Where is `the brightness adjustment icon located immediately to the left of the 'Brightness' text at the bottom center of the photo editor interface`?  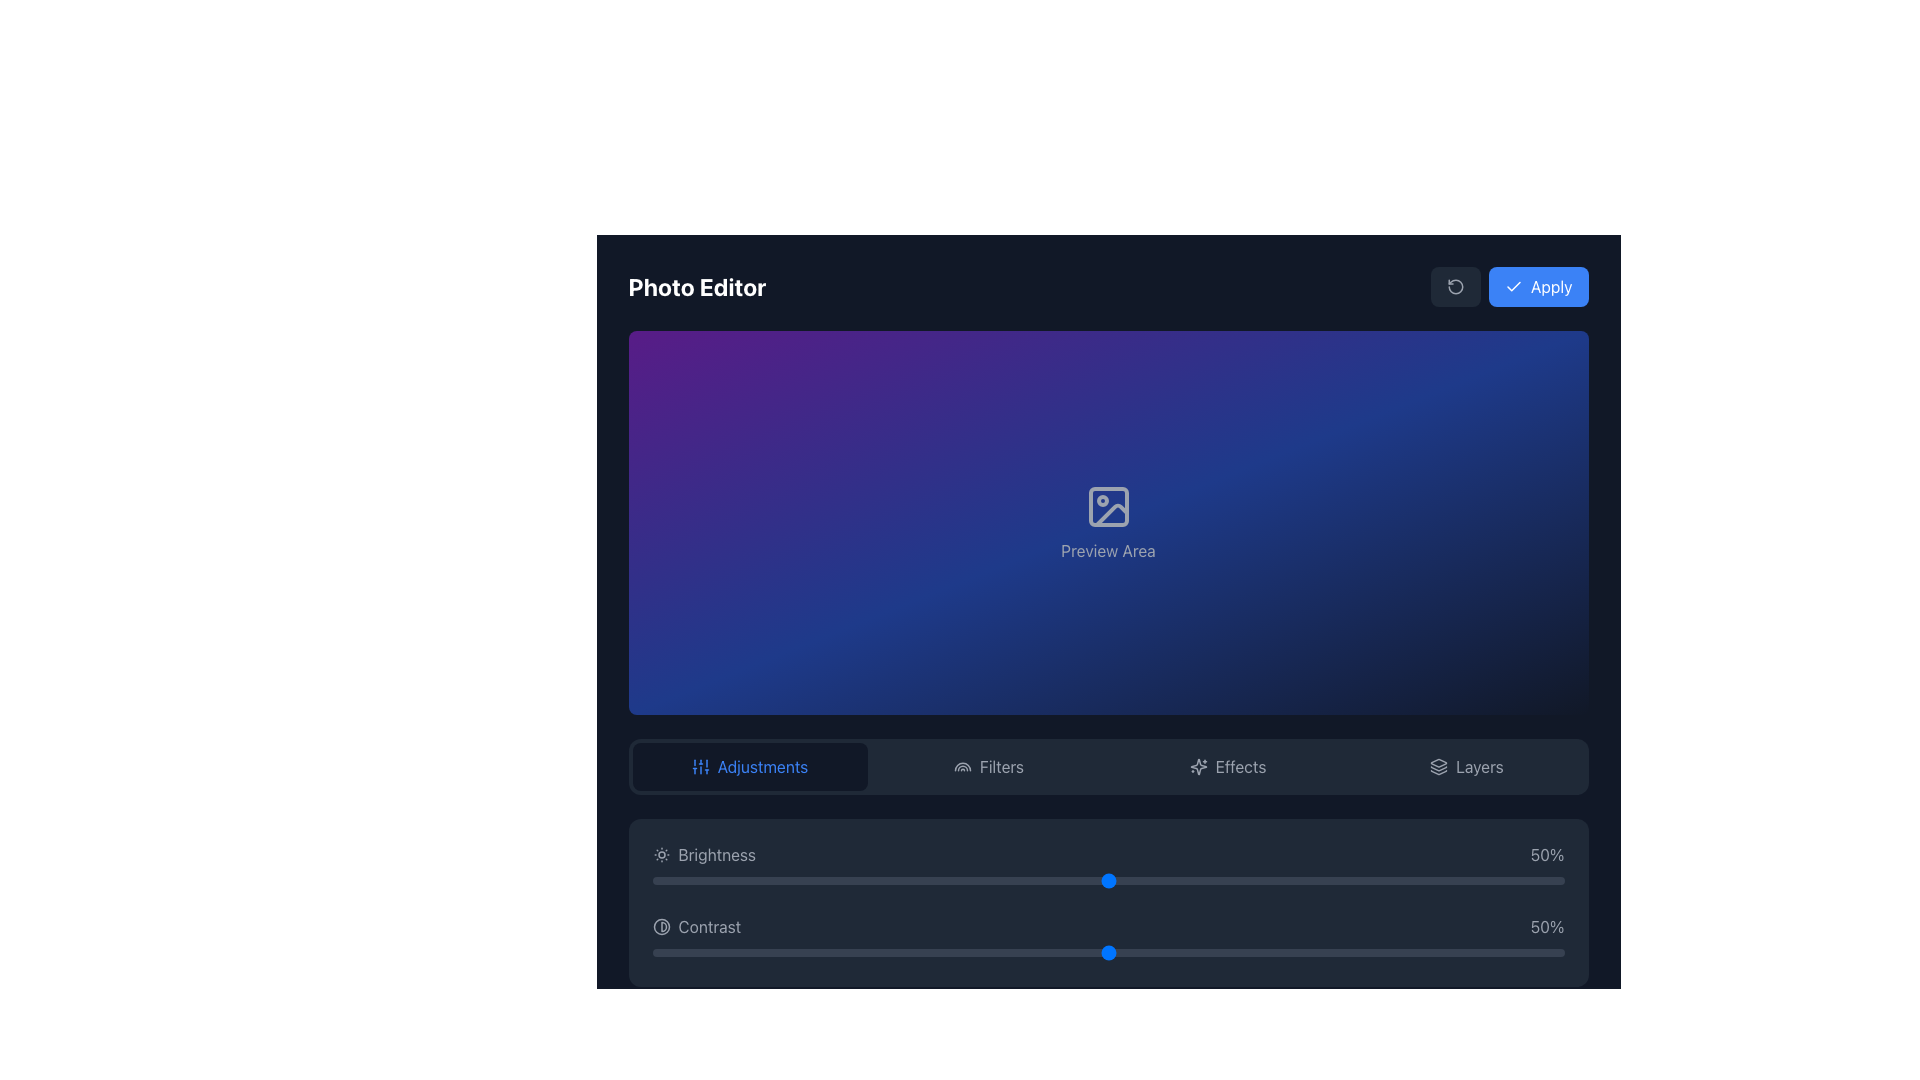
the brightness adjustment icon located immediately to the left of the 'Brightness' text at the bottom center of the photo editor interface is located at coordinates (661, 855).